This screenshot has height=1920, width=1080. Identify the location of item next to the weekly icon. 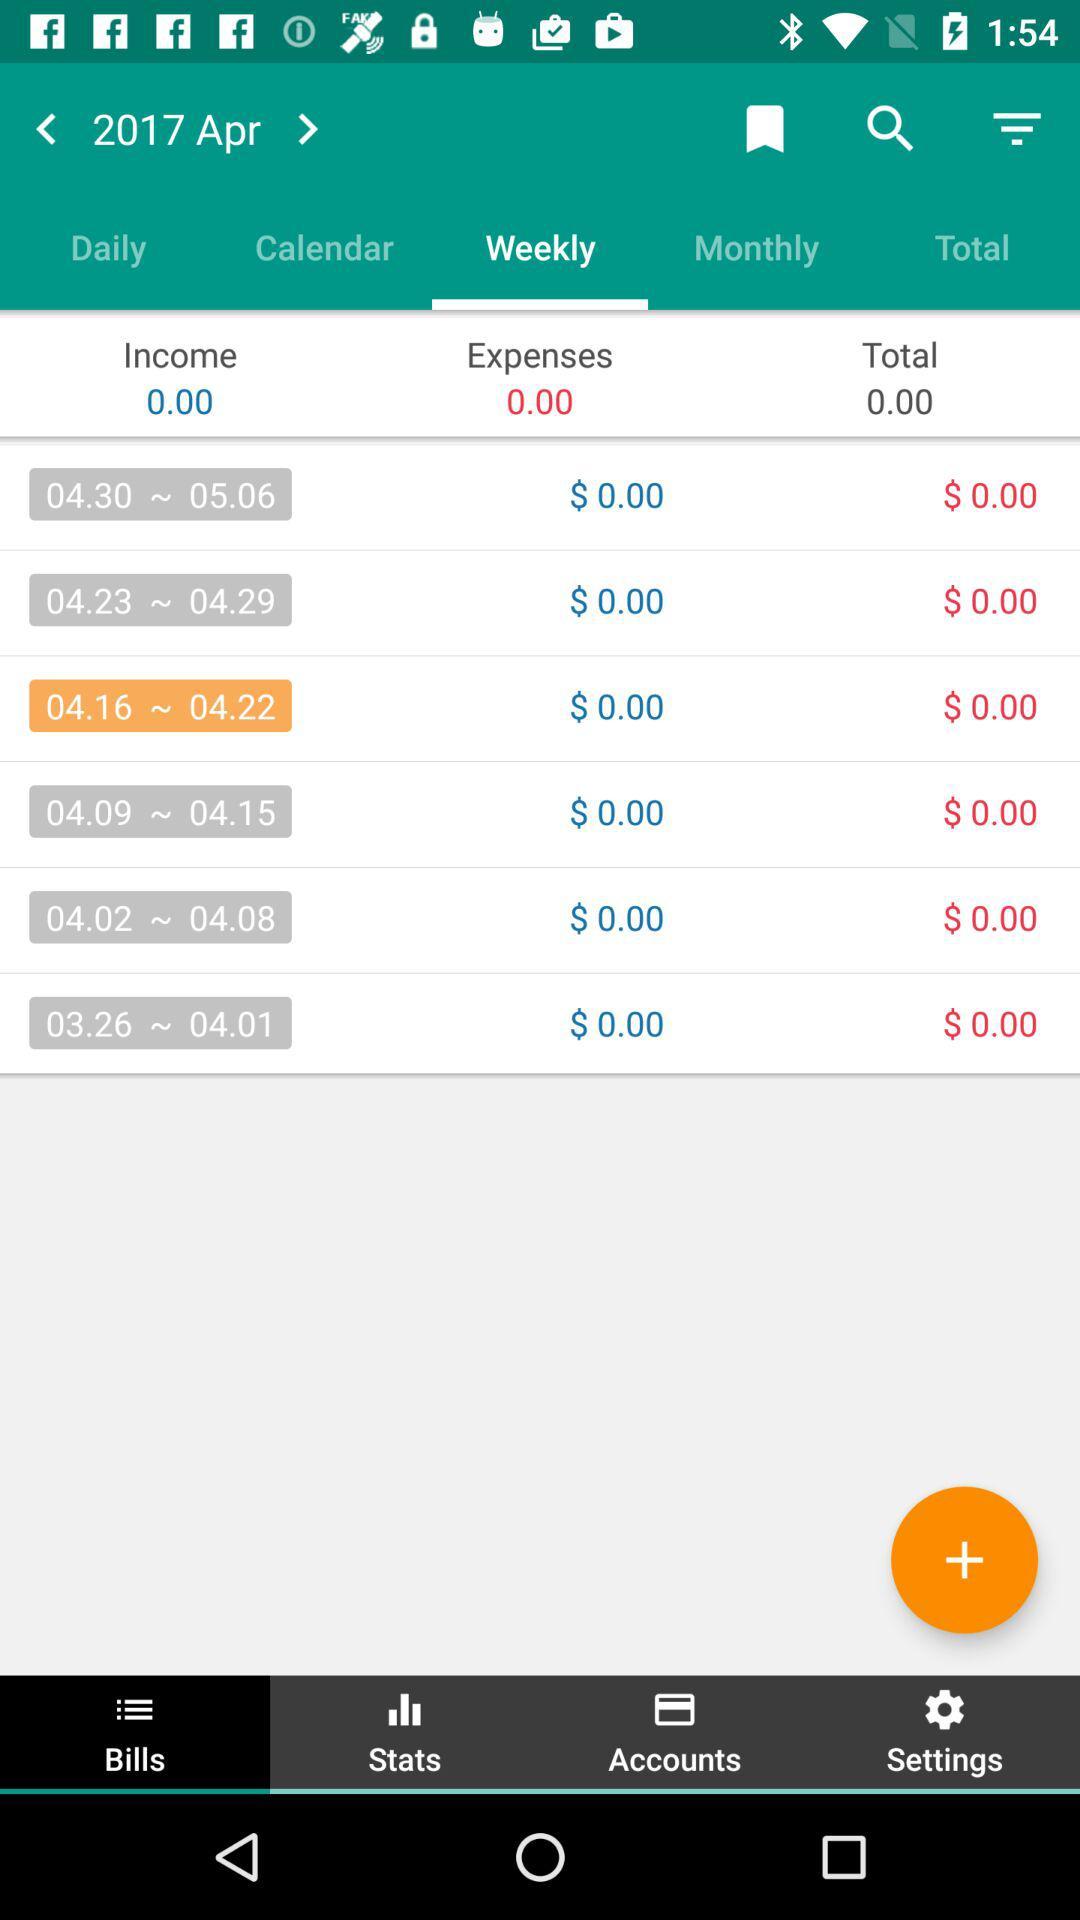
(323, 245).